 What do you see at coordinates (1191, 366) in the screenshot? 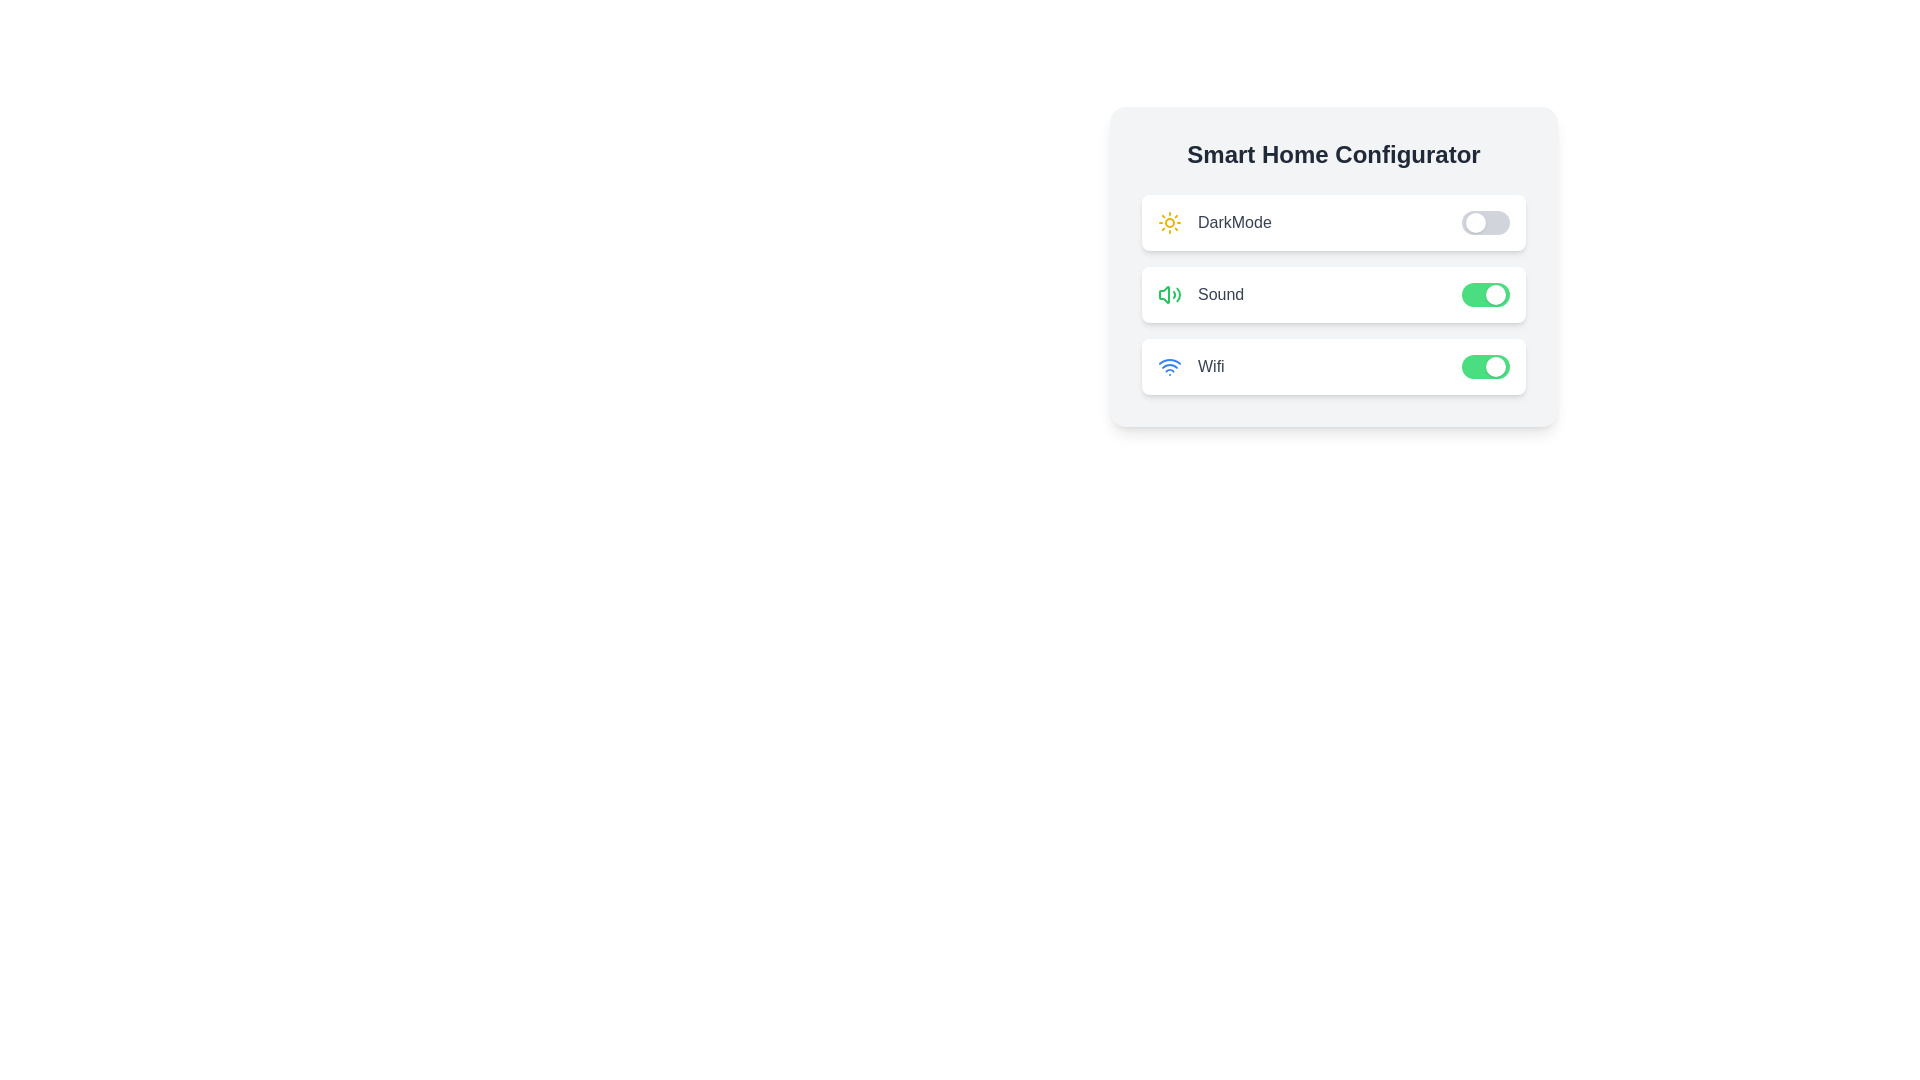
I see `the Wi-Fi label with icon that features a blue Wi-Fi icon on the left and the word 'Wifi' in gray text, located in the third row of the 'Smart Home Configurator' card` at bounding box center [1191, 366].